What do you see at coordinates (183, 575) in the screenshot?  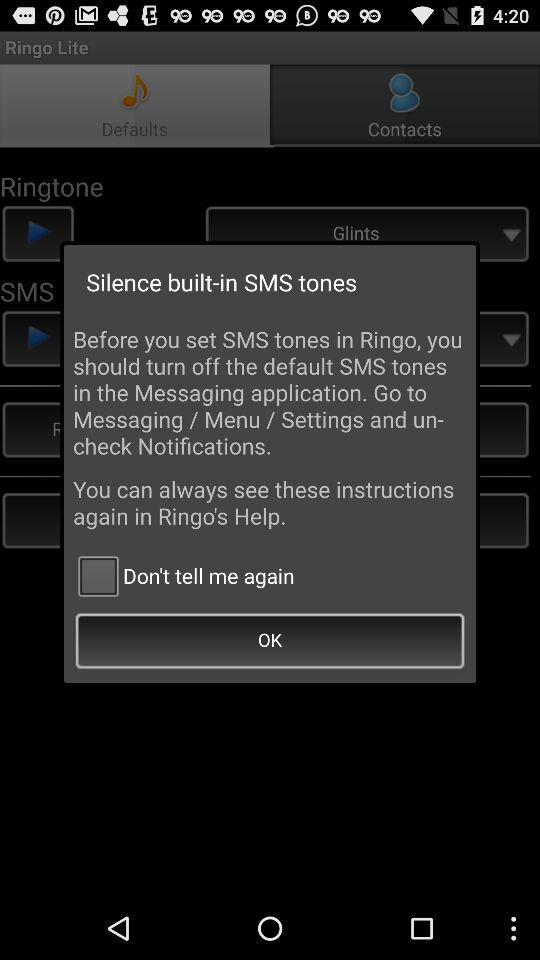 I see `icon above ok item` at bounding box center [183, 575].